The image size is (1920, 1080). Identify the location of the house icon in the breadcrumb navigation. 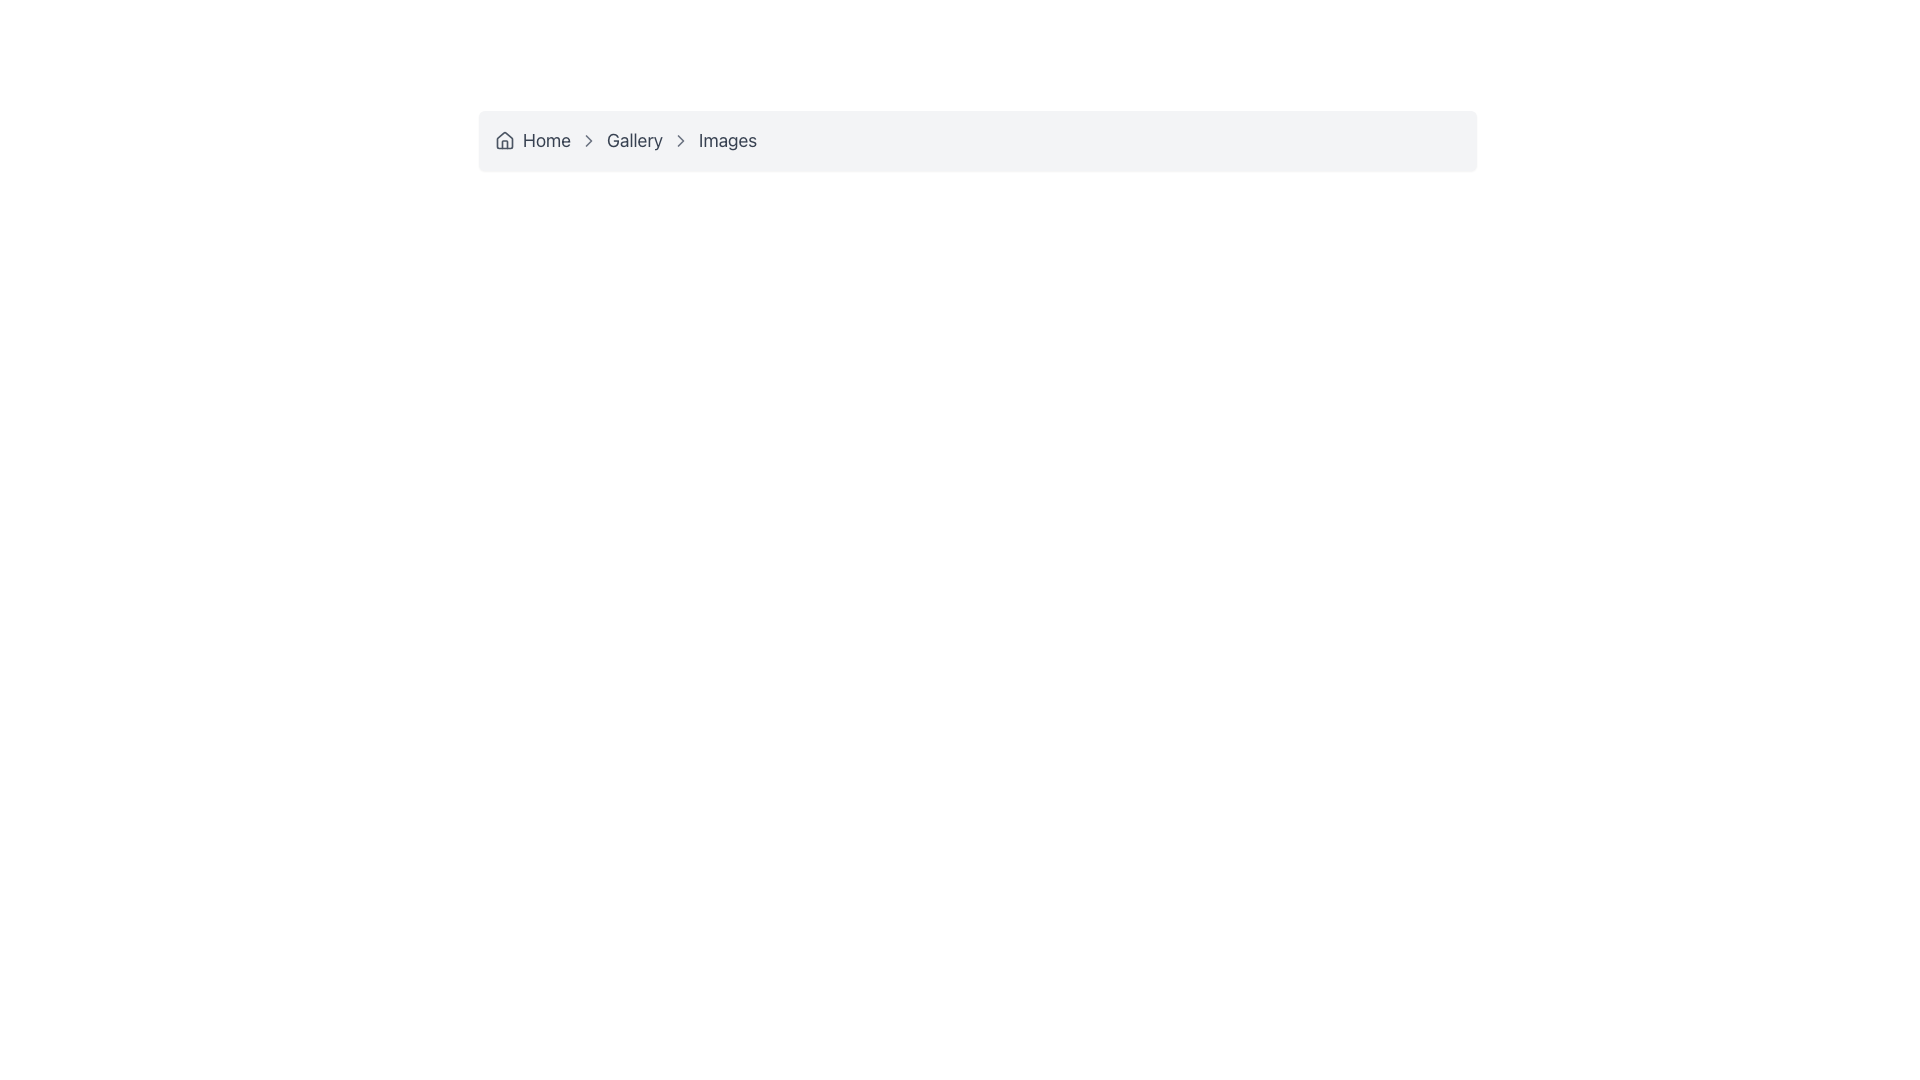
(504, 138).